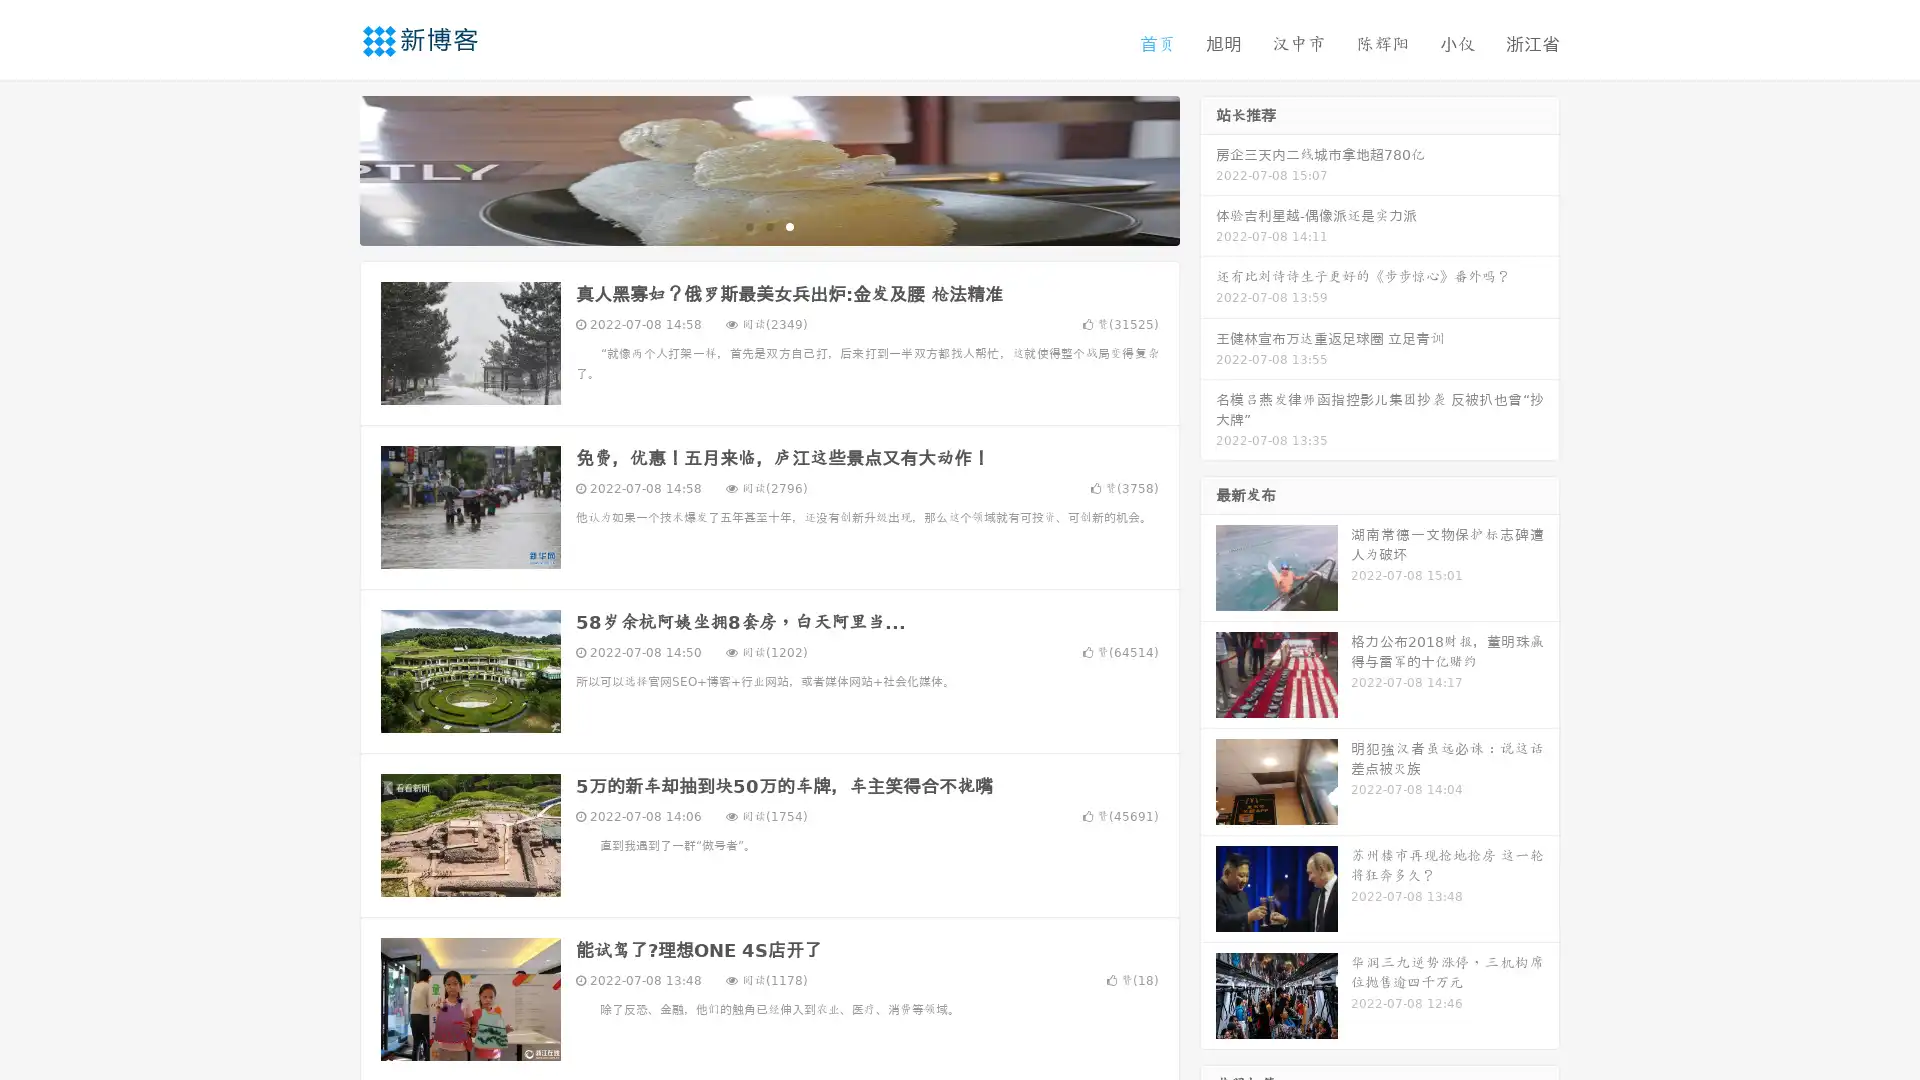  I want to click on Go to slide 2, so click(768, 225).